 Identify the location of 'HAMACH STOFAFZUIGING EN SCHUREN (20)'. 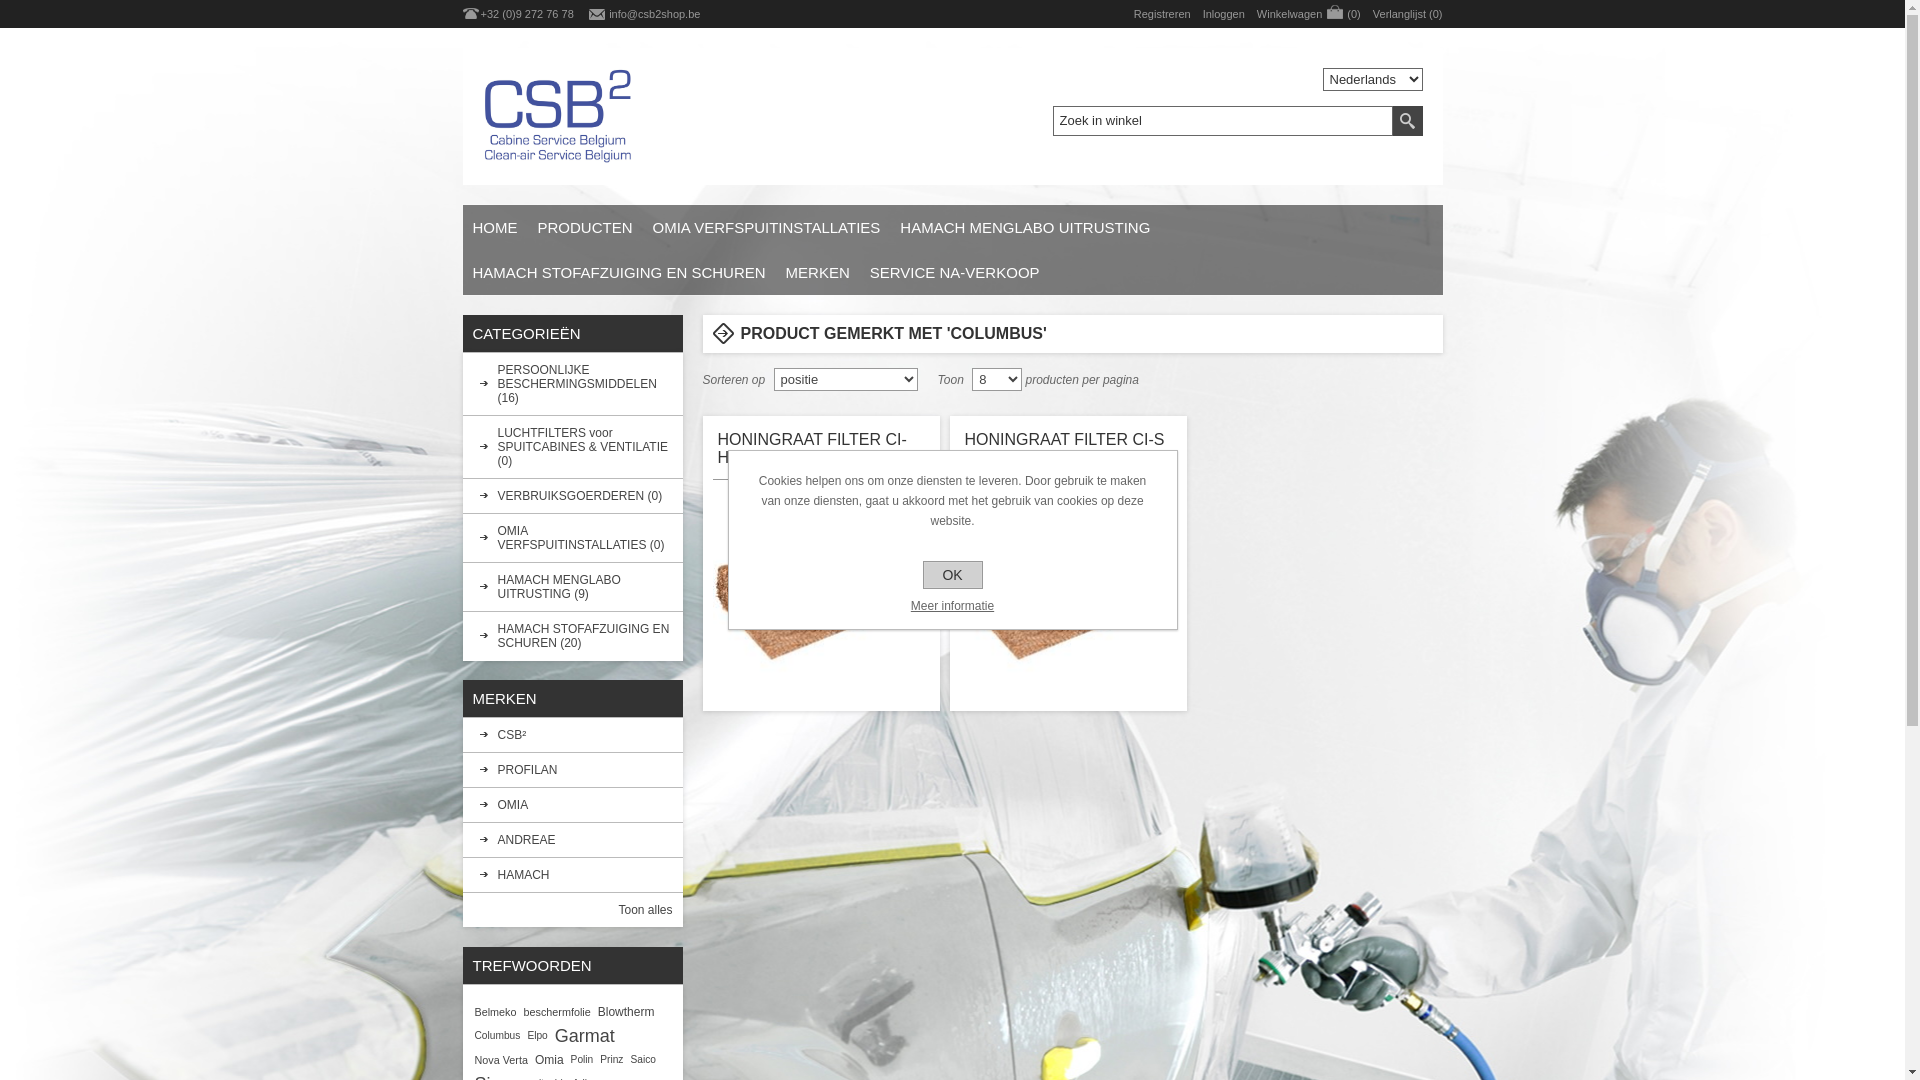
(570, 636).